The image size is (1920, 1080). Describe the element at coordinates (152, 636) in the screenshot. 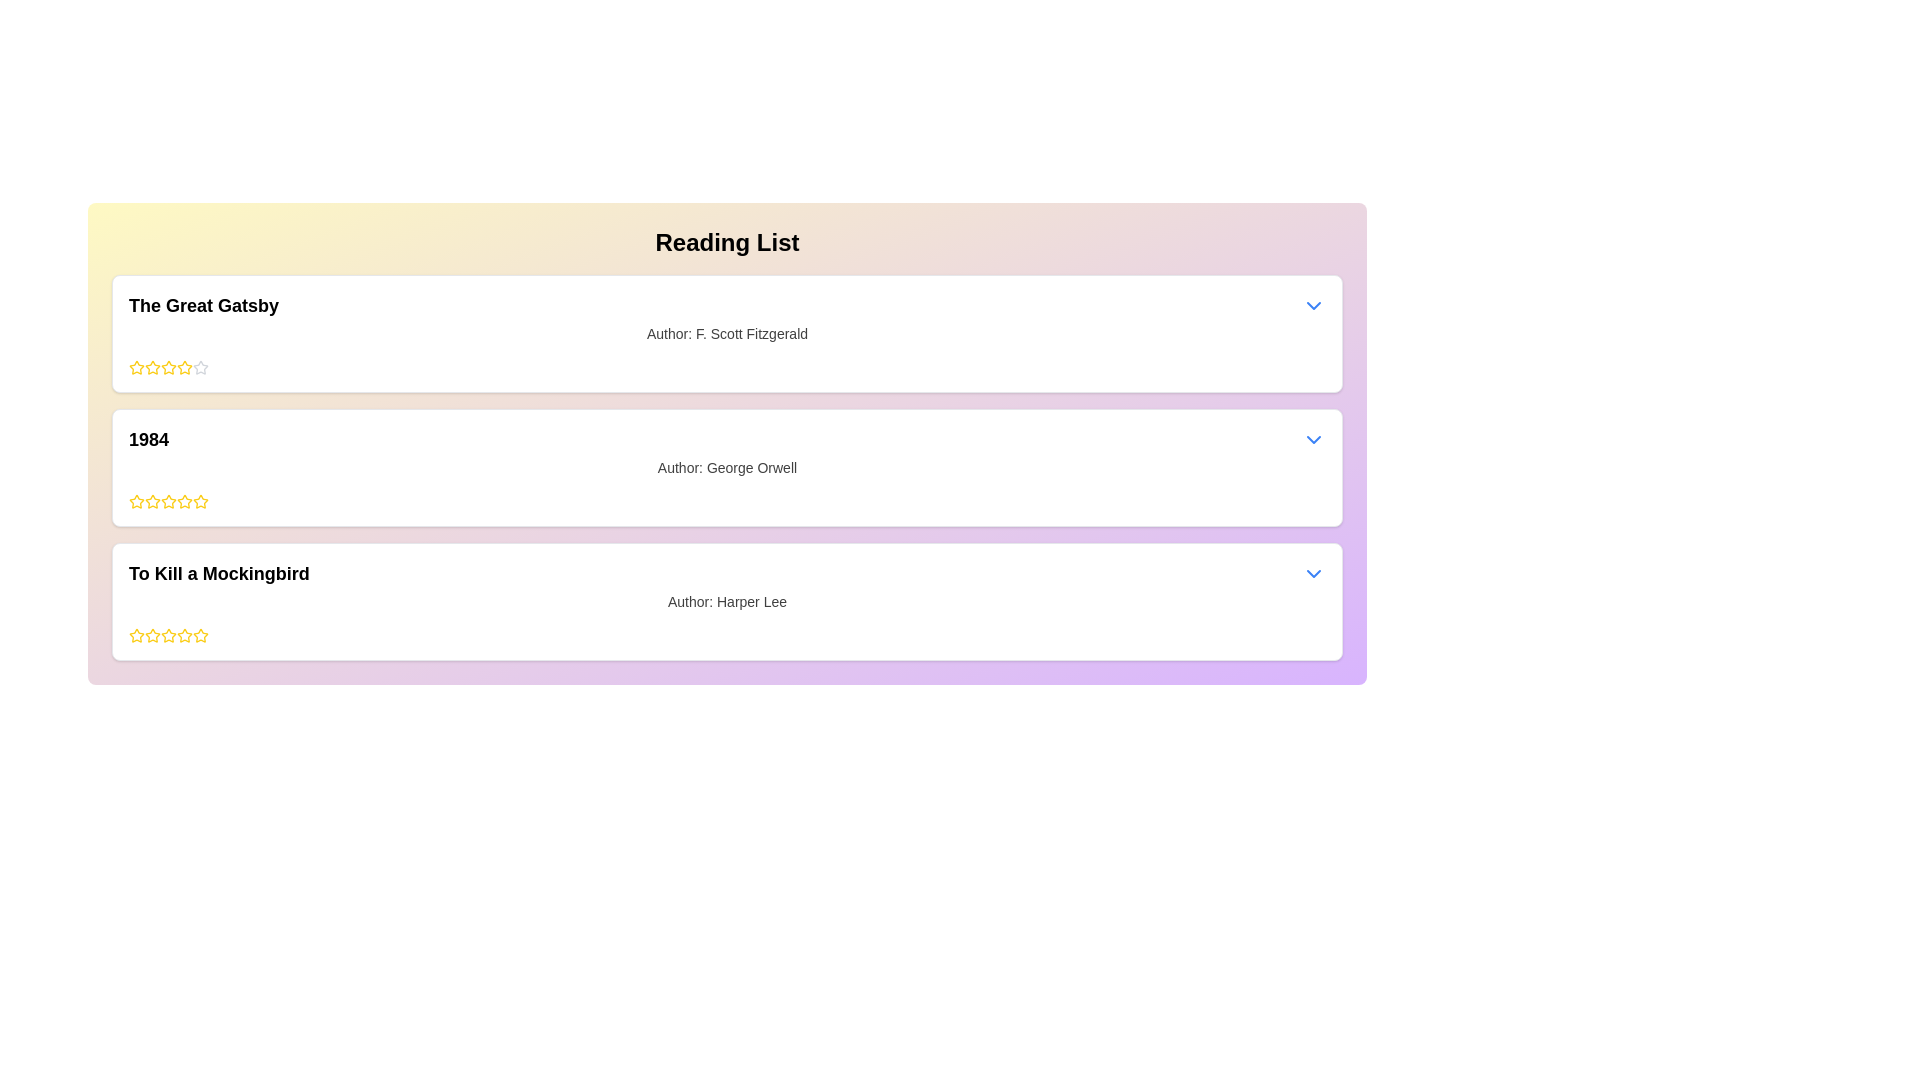

I see `the third rating star located under the title 'To Kill a Mockingbird' in the reading list interface` at that location.